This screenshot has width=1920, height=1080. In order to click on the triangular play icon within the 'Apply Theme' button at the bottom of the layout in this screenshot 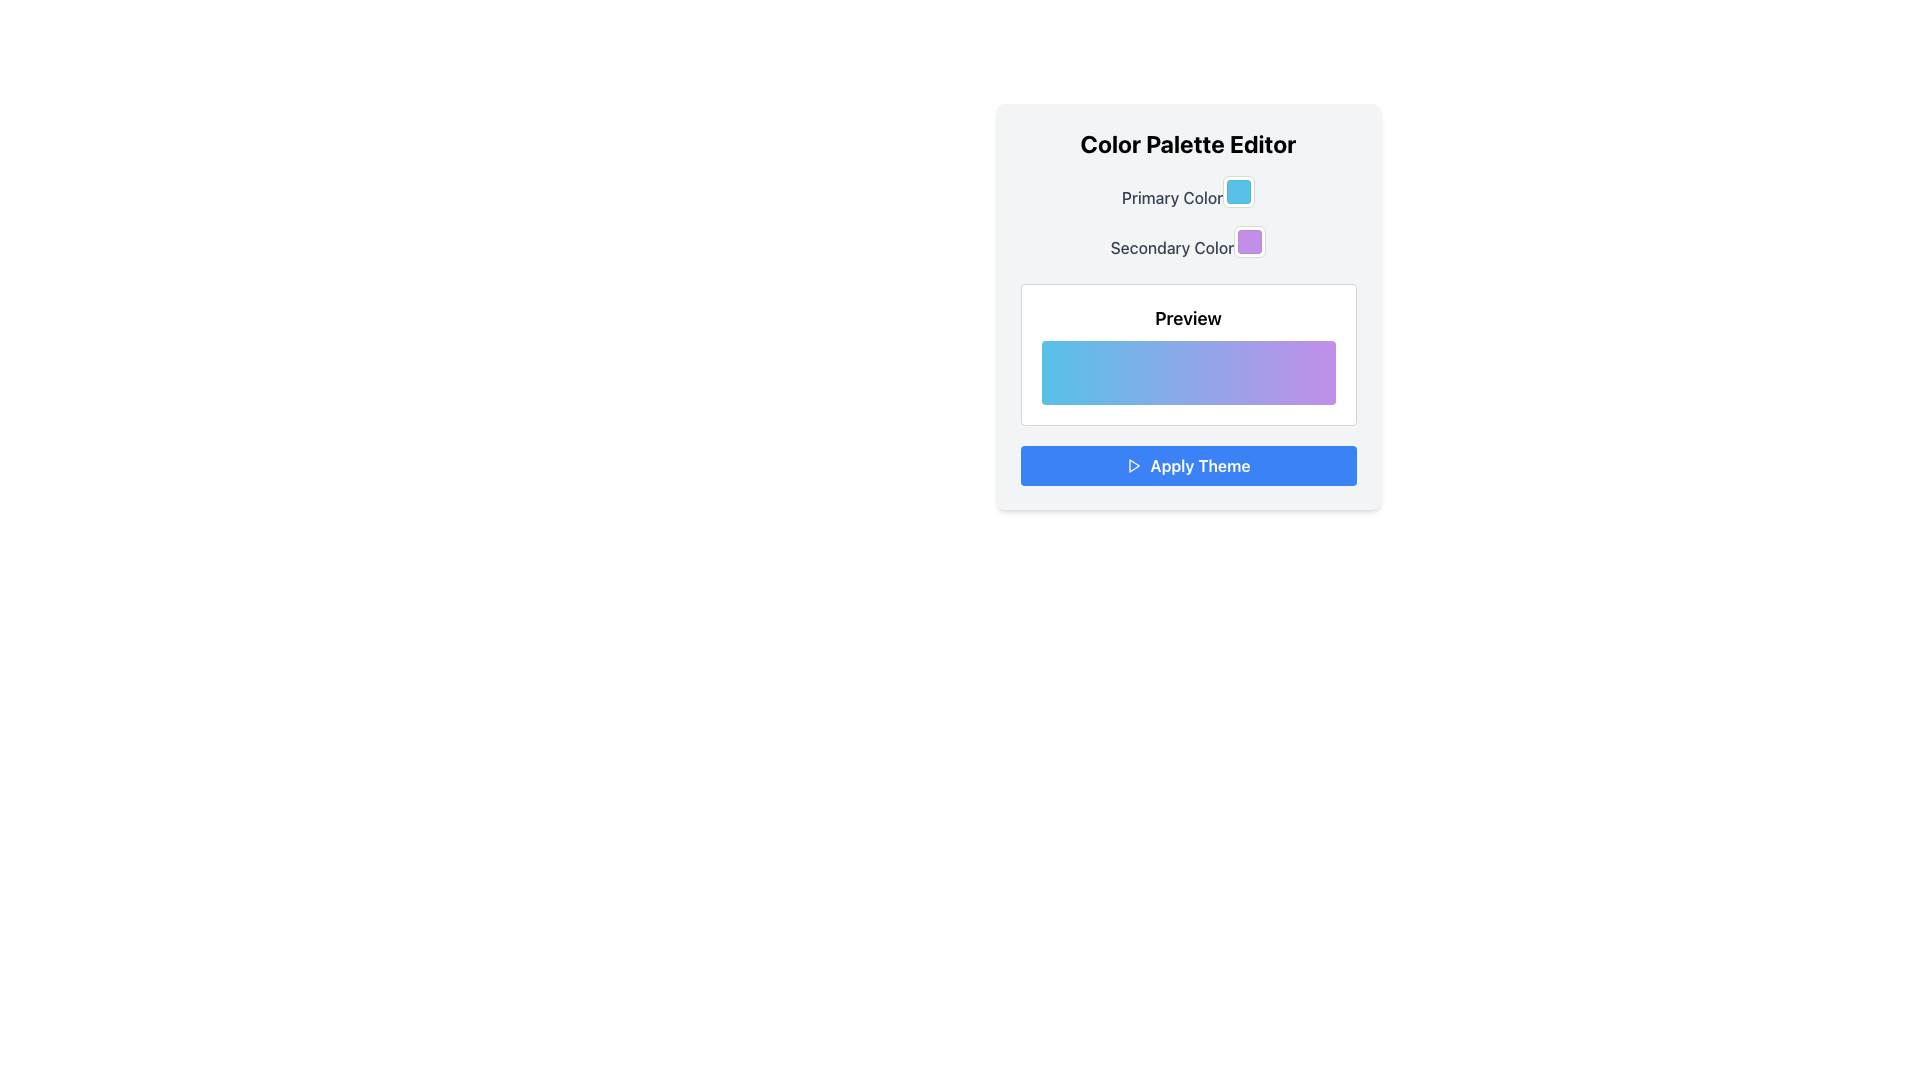, I will do `click(1135, 466)`.